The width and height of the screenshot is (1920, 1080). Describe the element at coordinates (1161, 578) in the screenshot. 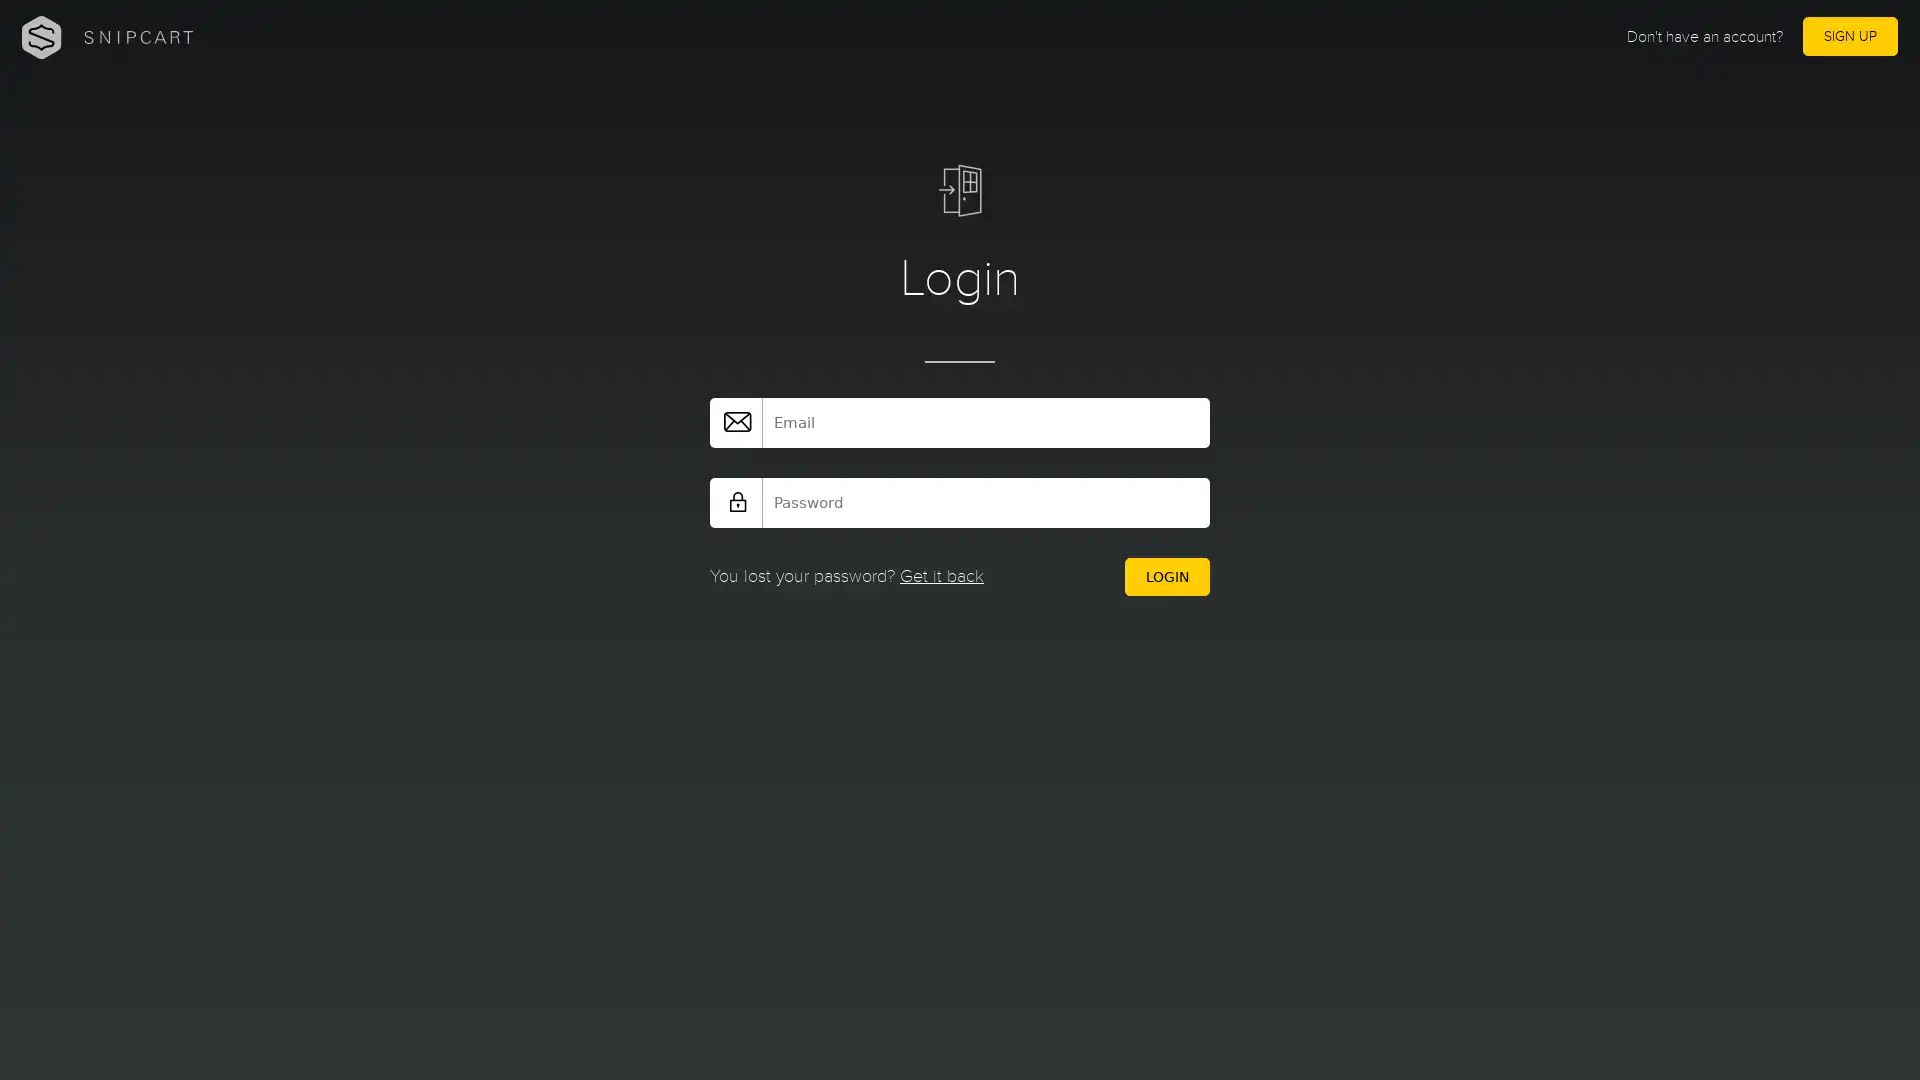

I see `LOGIN` at that location.